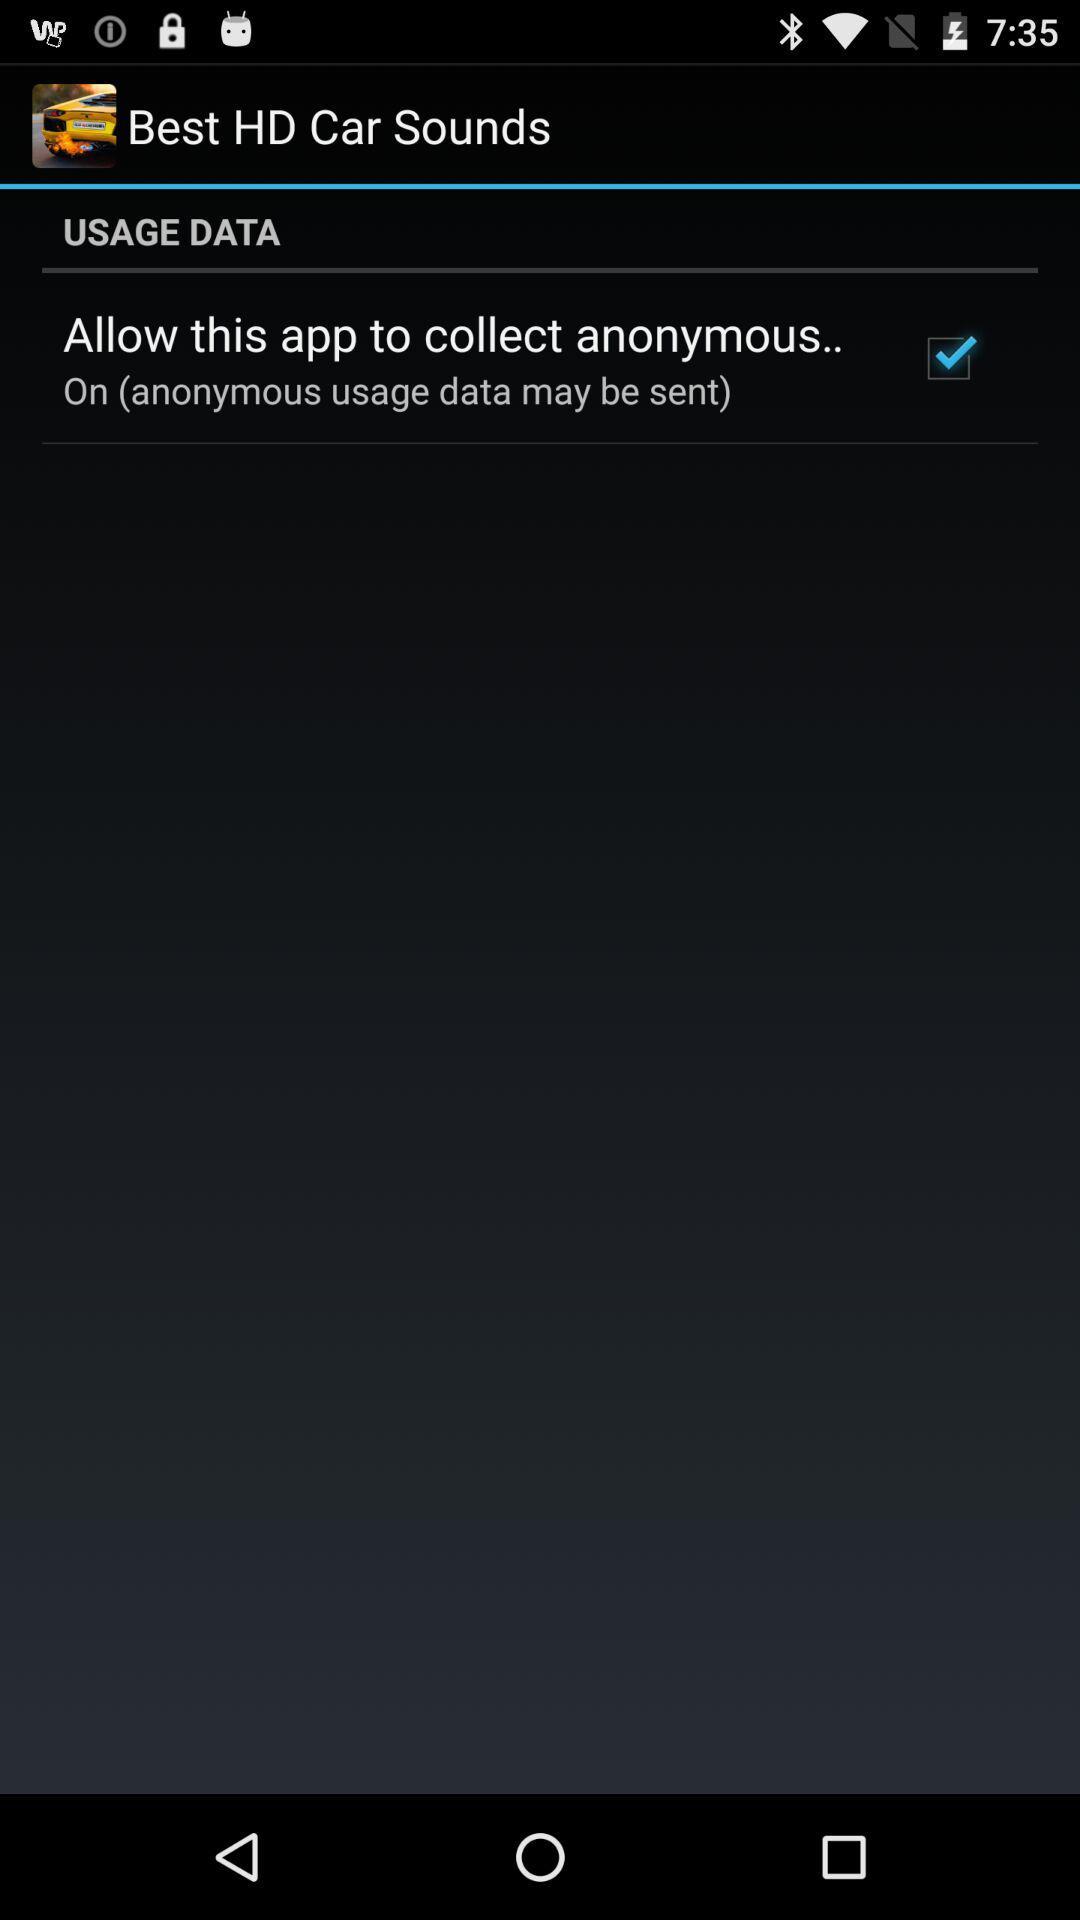 The width and height of the screenshot is (1080, 1920). I want to click on item below usage data item, so click(463, 333).